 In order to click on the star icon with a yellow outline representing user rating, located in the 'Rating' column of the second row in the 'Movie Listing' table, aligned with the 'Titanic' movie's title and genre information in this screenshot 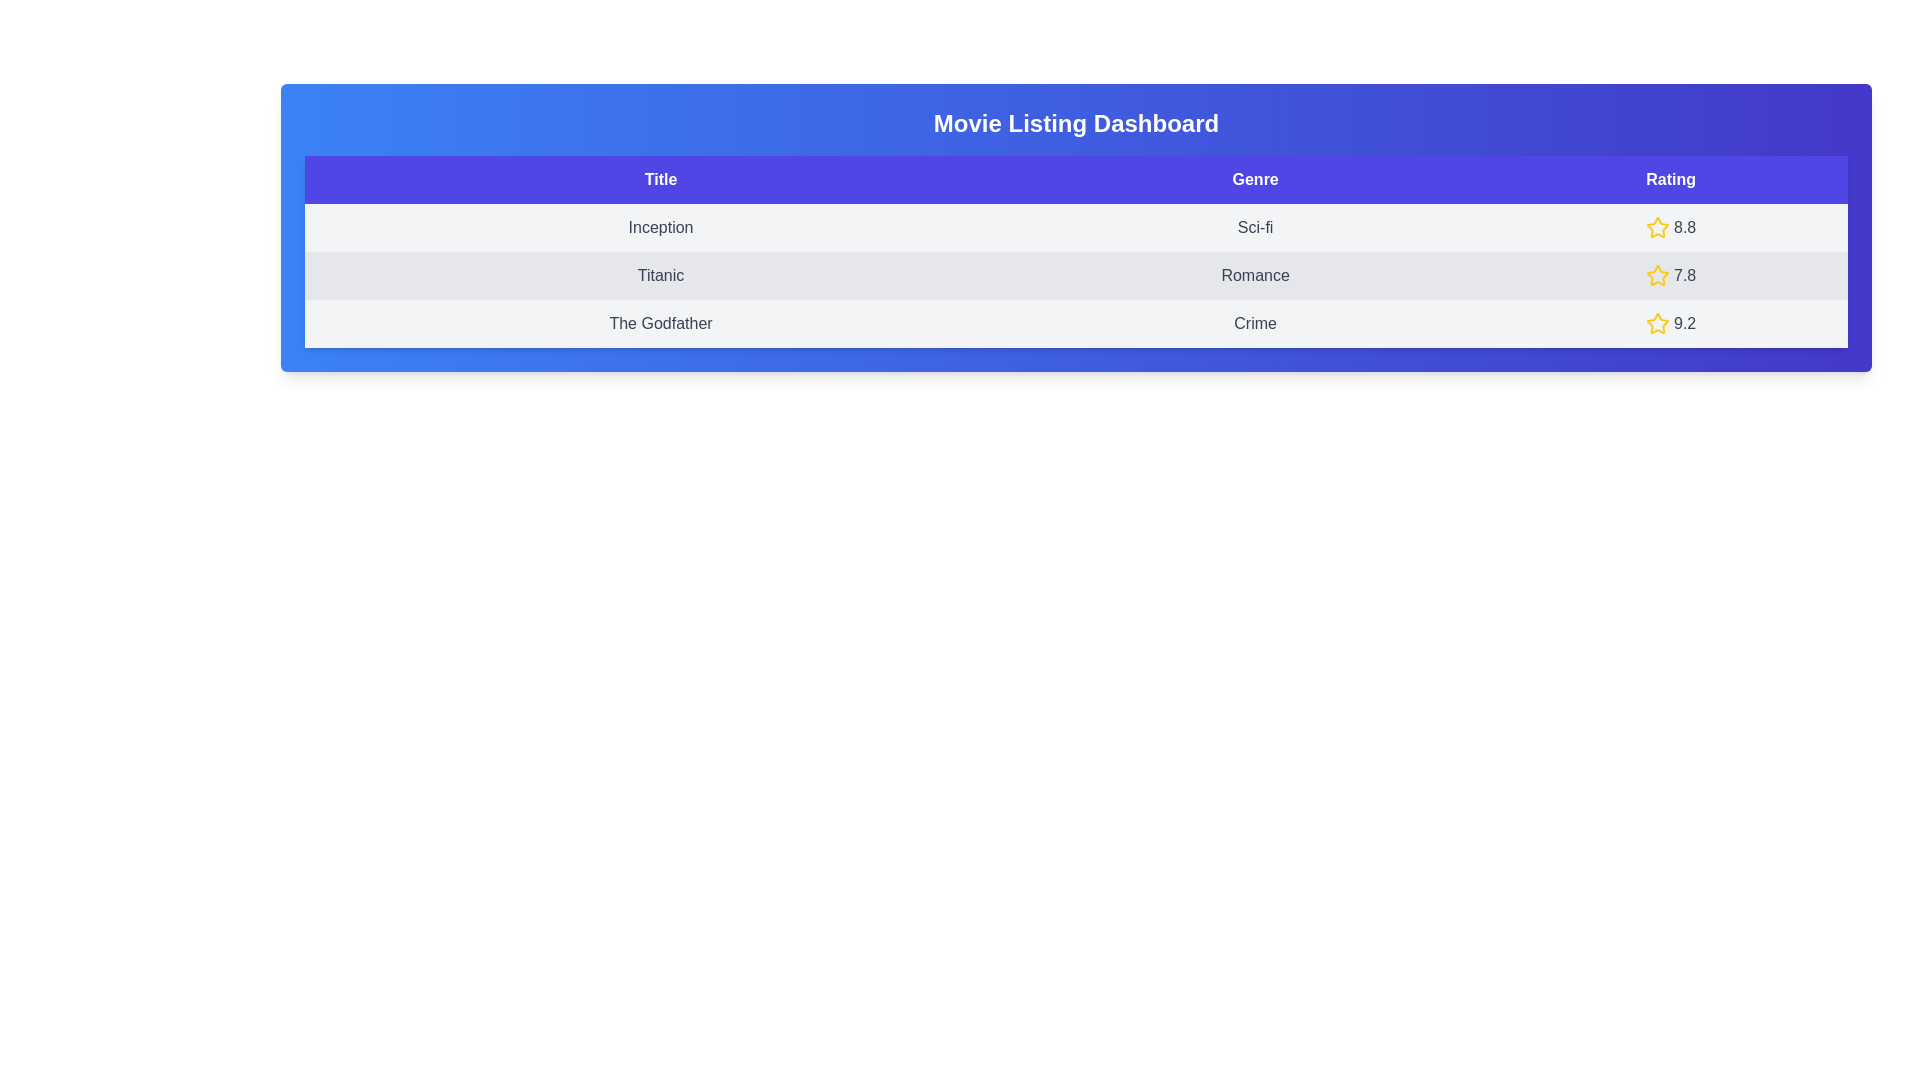, I will do `click(1657, 275)`.